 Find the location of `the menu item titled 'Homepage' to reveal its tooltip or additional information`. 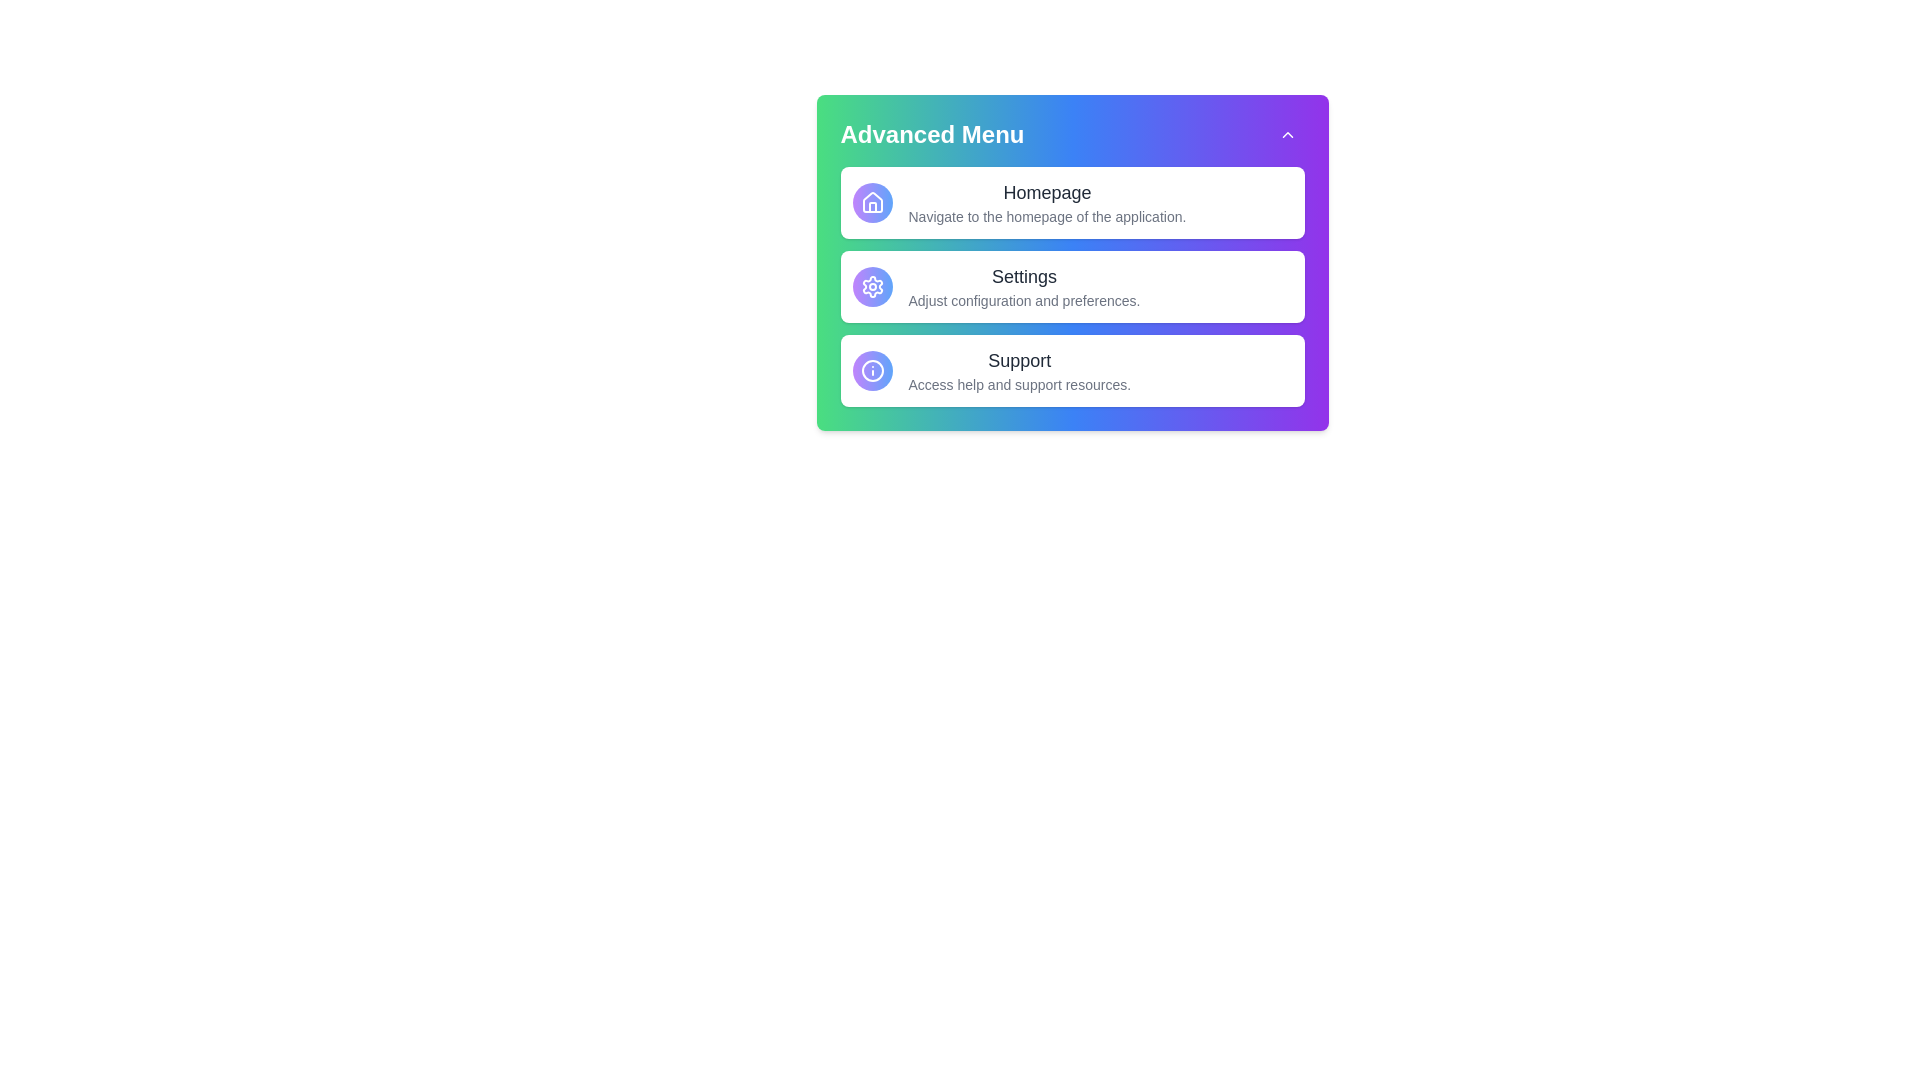

the menu item titled 'Homepage' to reveal its tooltip or additional information is located at coordinates (1071, 203).